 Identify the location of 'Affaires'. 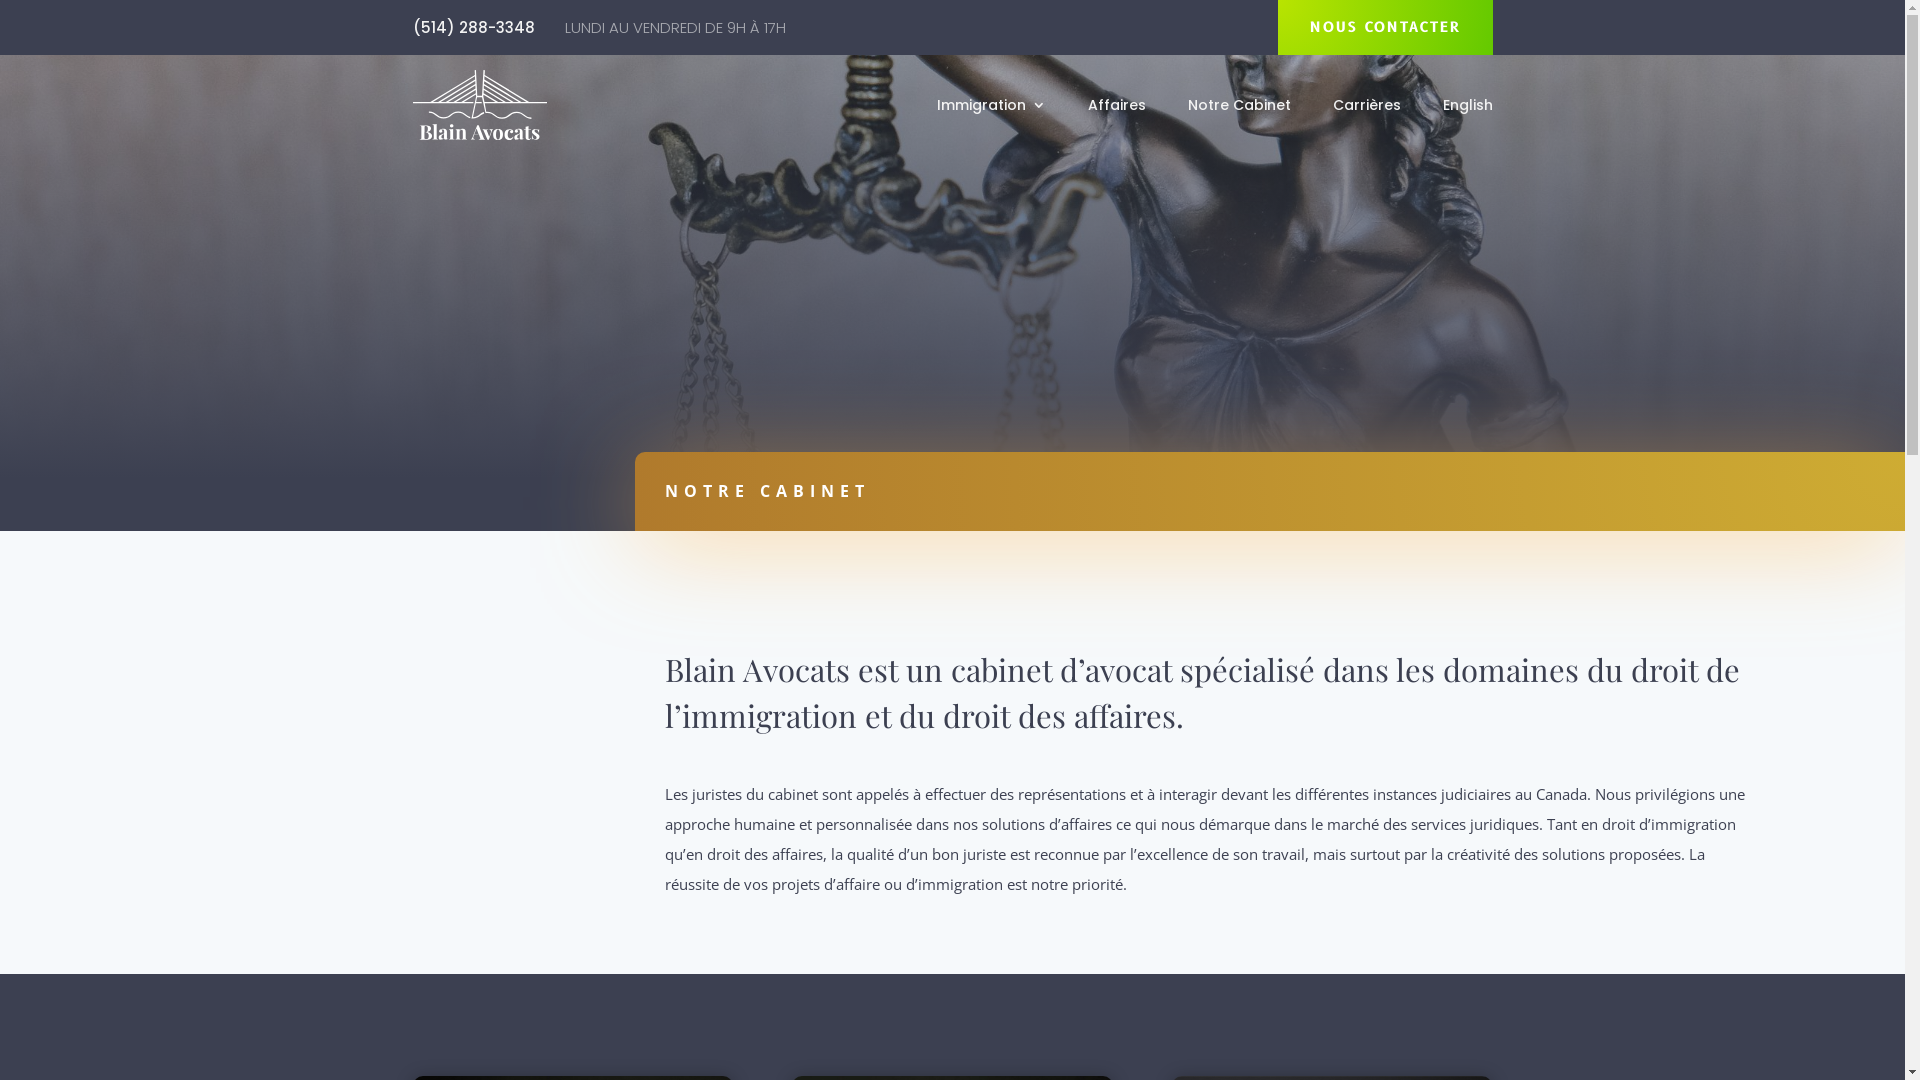
(1116, 108).